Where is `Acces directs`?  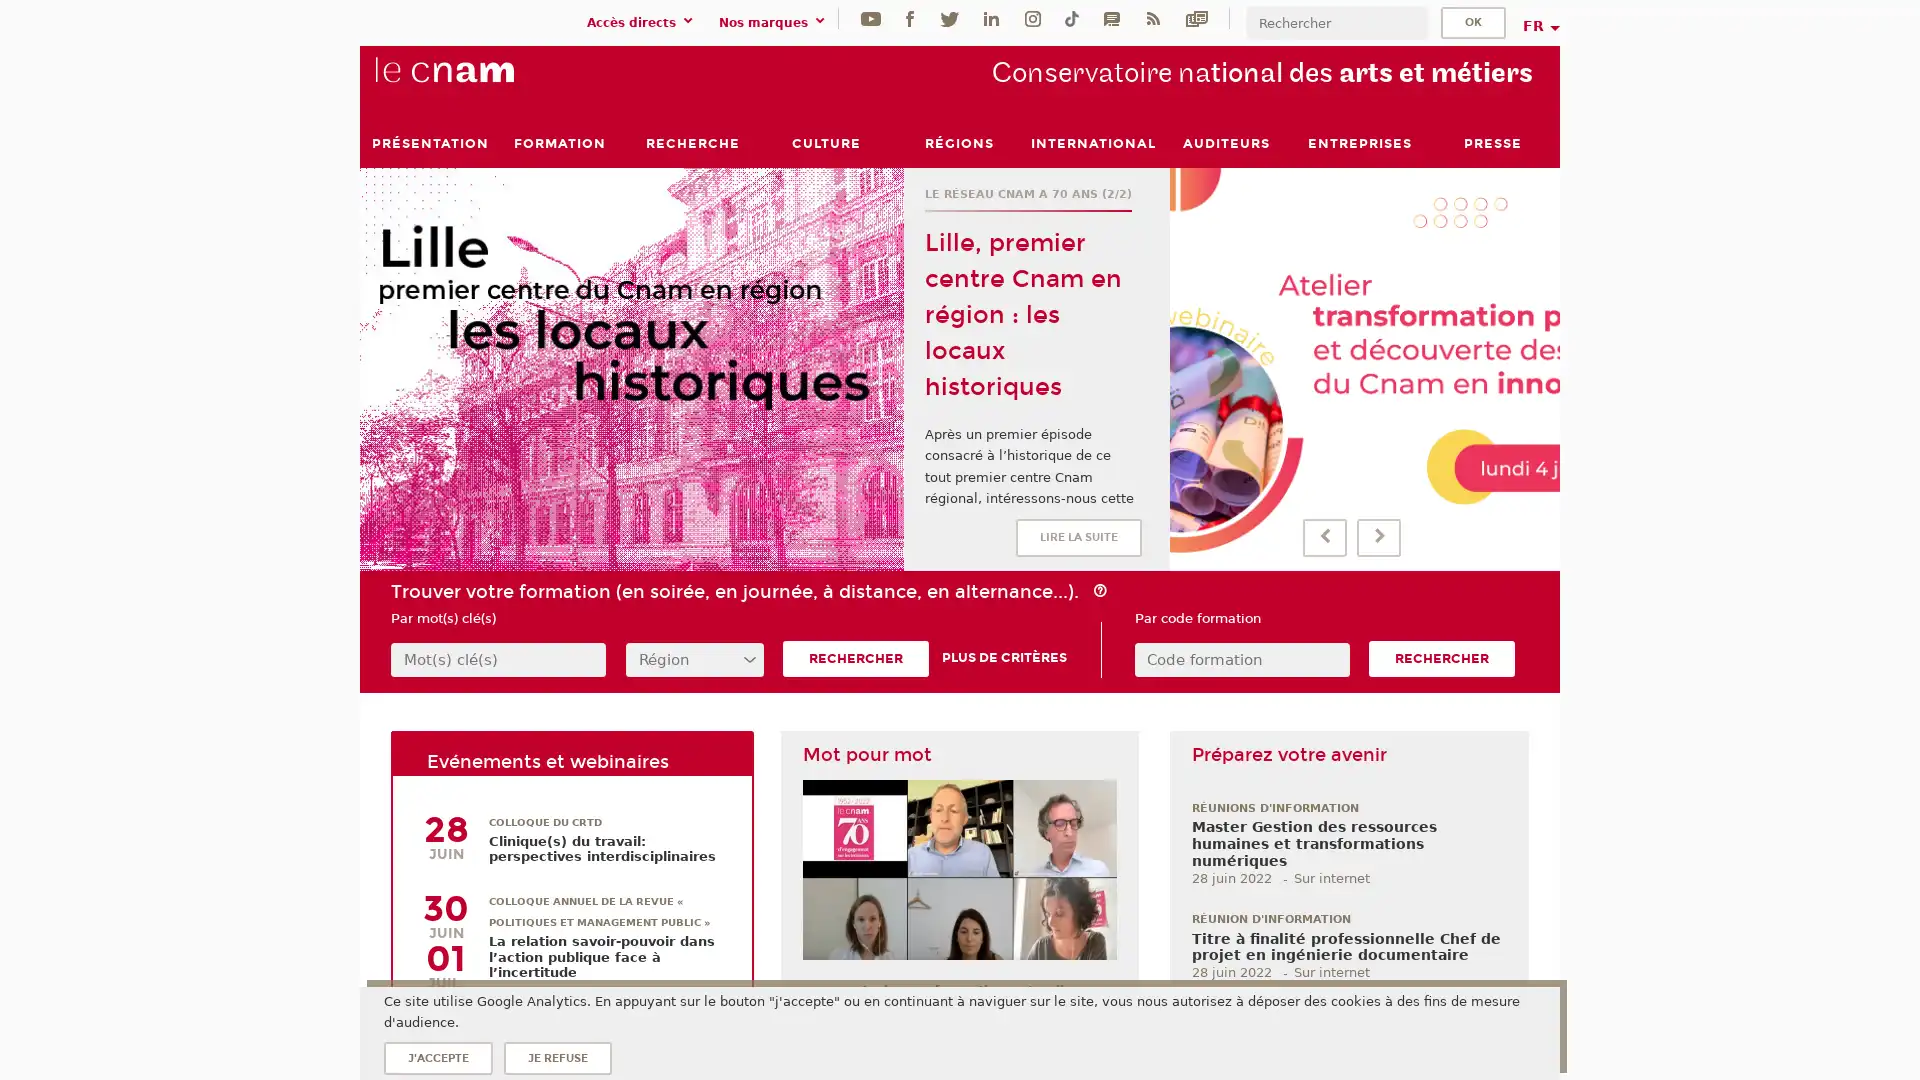 Acces directs is located at coordinates (643, 22).